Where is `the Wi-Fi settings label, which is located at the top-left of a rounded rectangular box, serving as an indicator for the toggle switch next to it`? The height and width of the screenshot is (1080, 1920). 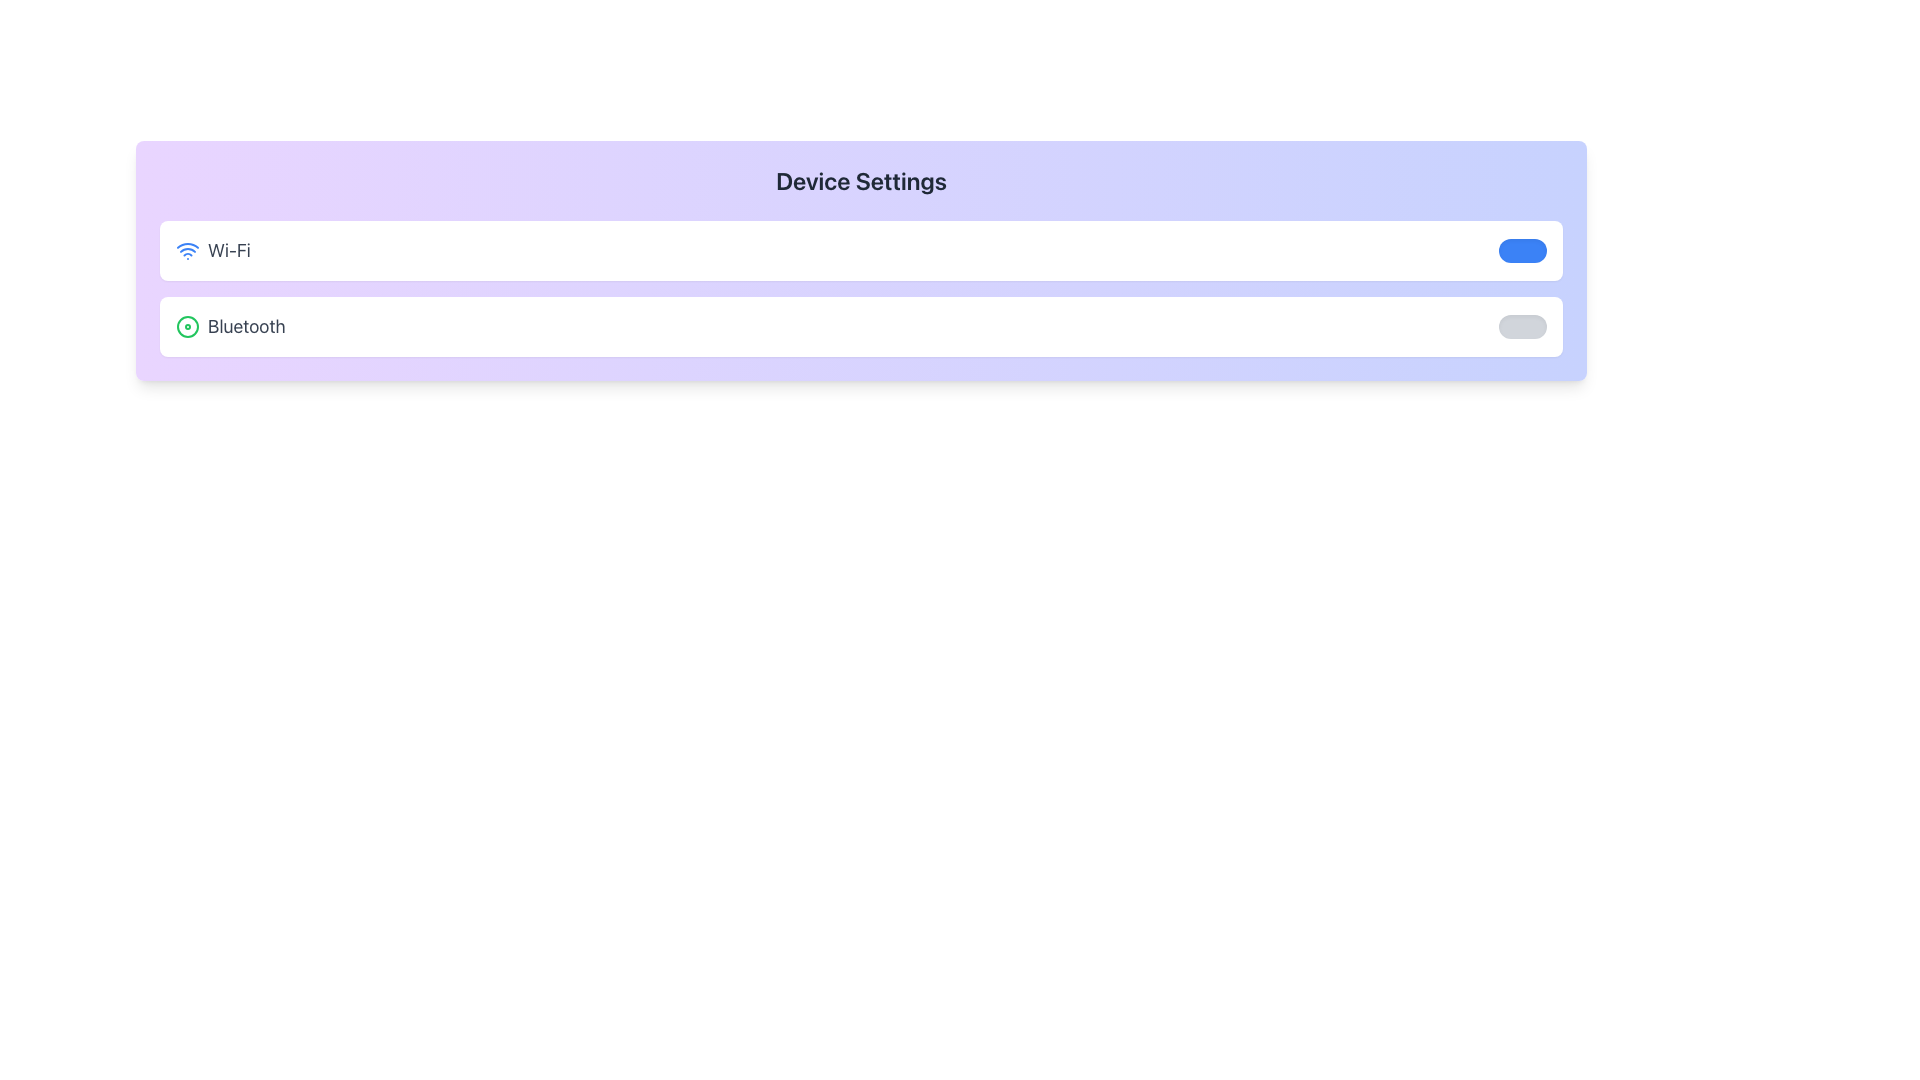 the Wi-Fi settings label, which is located at the top-left of a rounded rectangular box, serving as an indicator for the toggle switch next to it is located at coordinates (213, 249).